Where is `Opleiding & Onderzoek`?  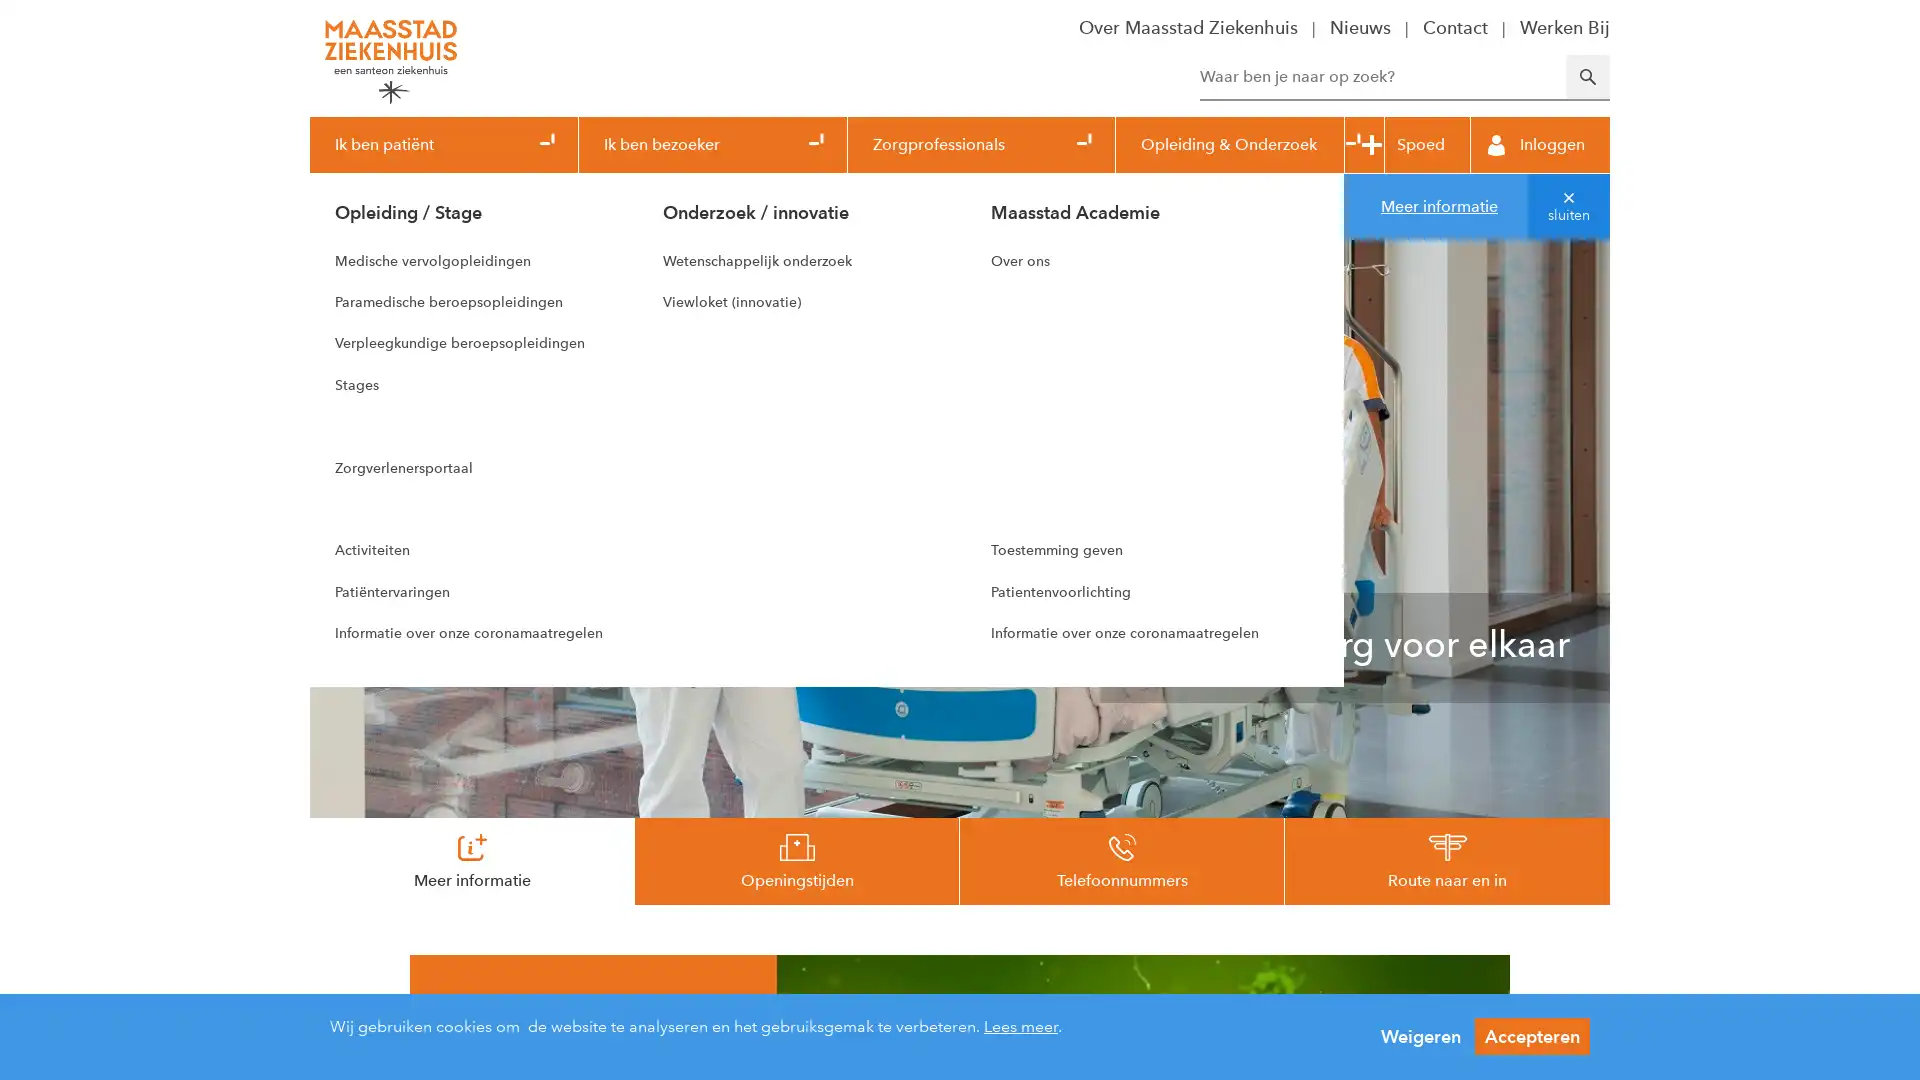
Opleiding & Onderzoek is located at coordinates (1248, 144).